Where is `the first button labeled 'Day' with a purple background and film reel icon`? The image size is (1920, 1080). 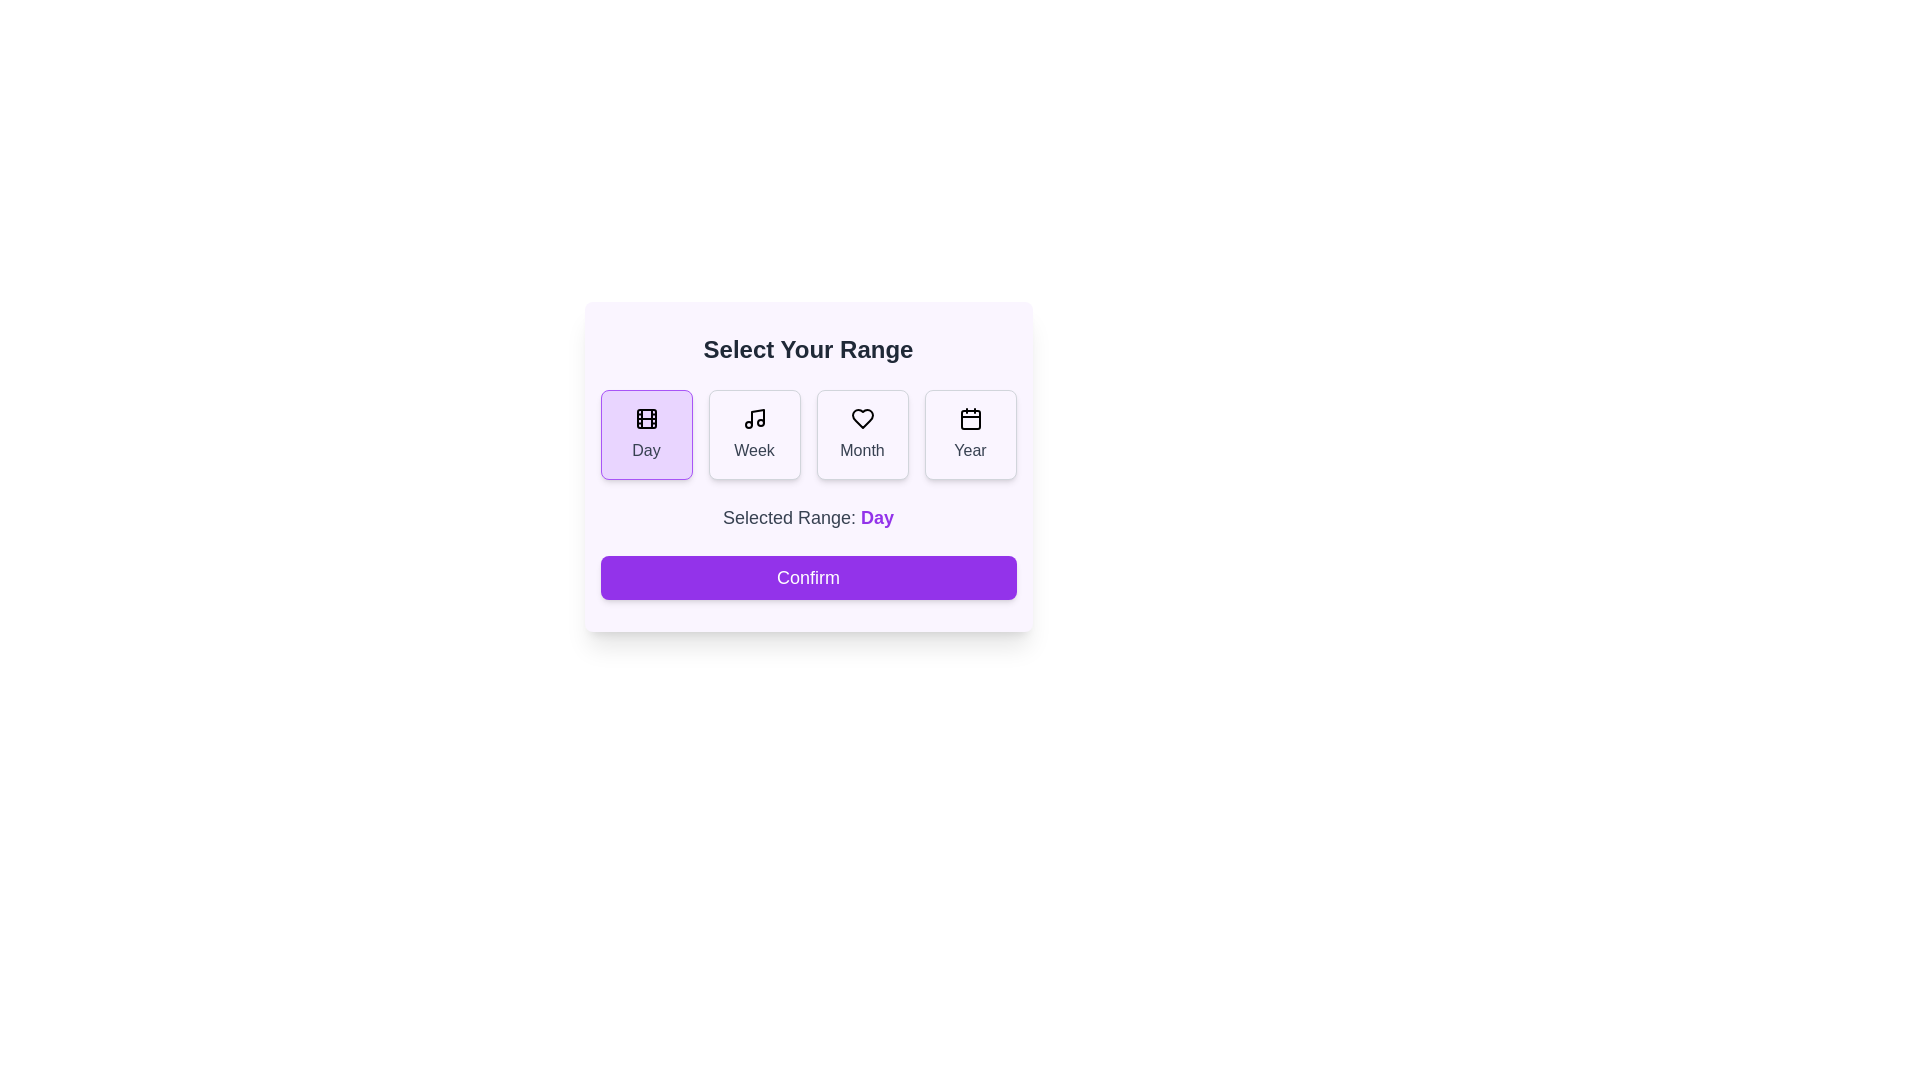 the first button labeled 'Day' with a purple background and film reel icon is located at coordinates (646, 434).